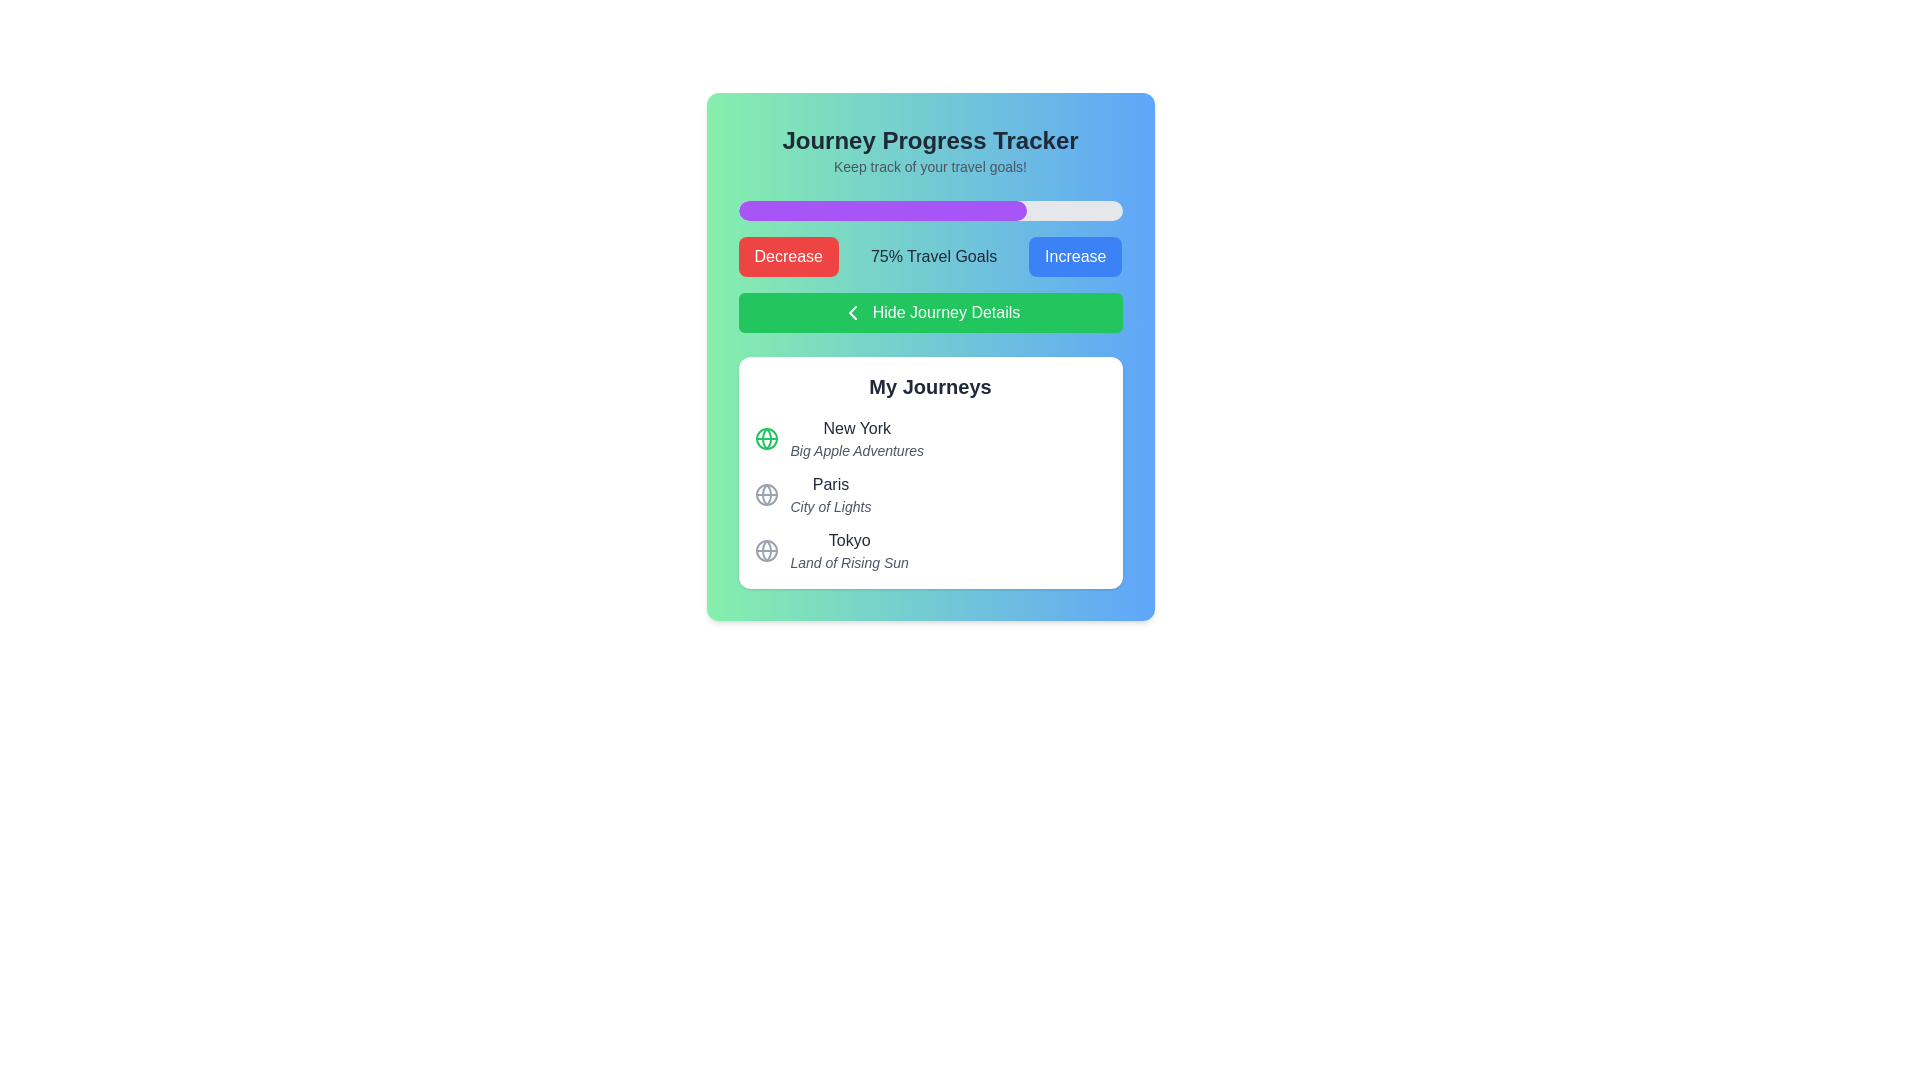 The image size is (1920, 1080). What do you see at coordinates (765, 438) in the screenshot?
I see `the globe icon with a green outline located next to the text 'New York' and 'Big Apple Adventures' in the 'My Journeys' section` at bounding box center [765, 438].